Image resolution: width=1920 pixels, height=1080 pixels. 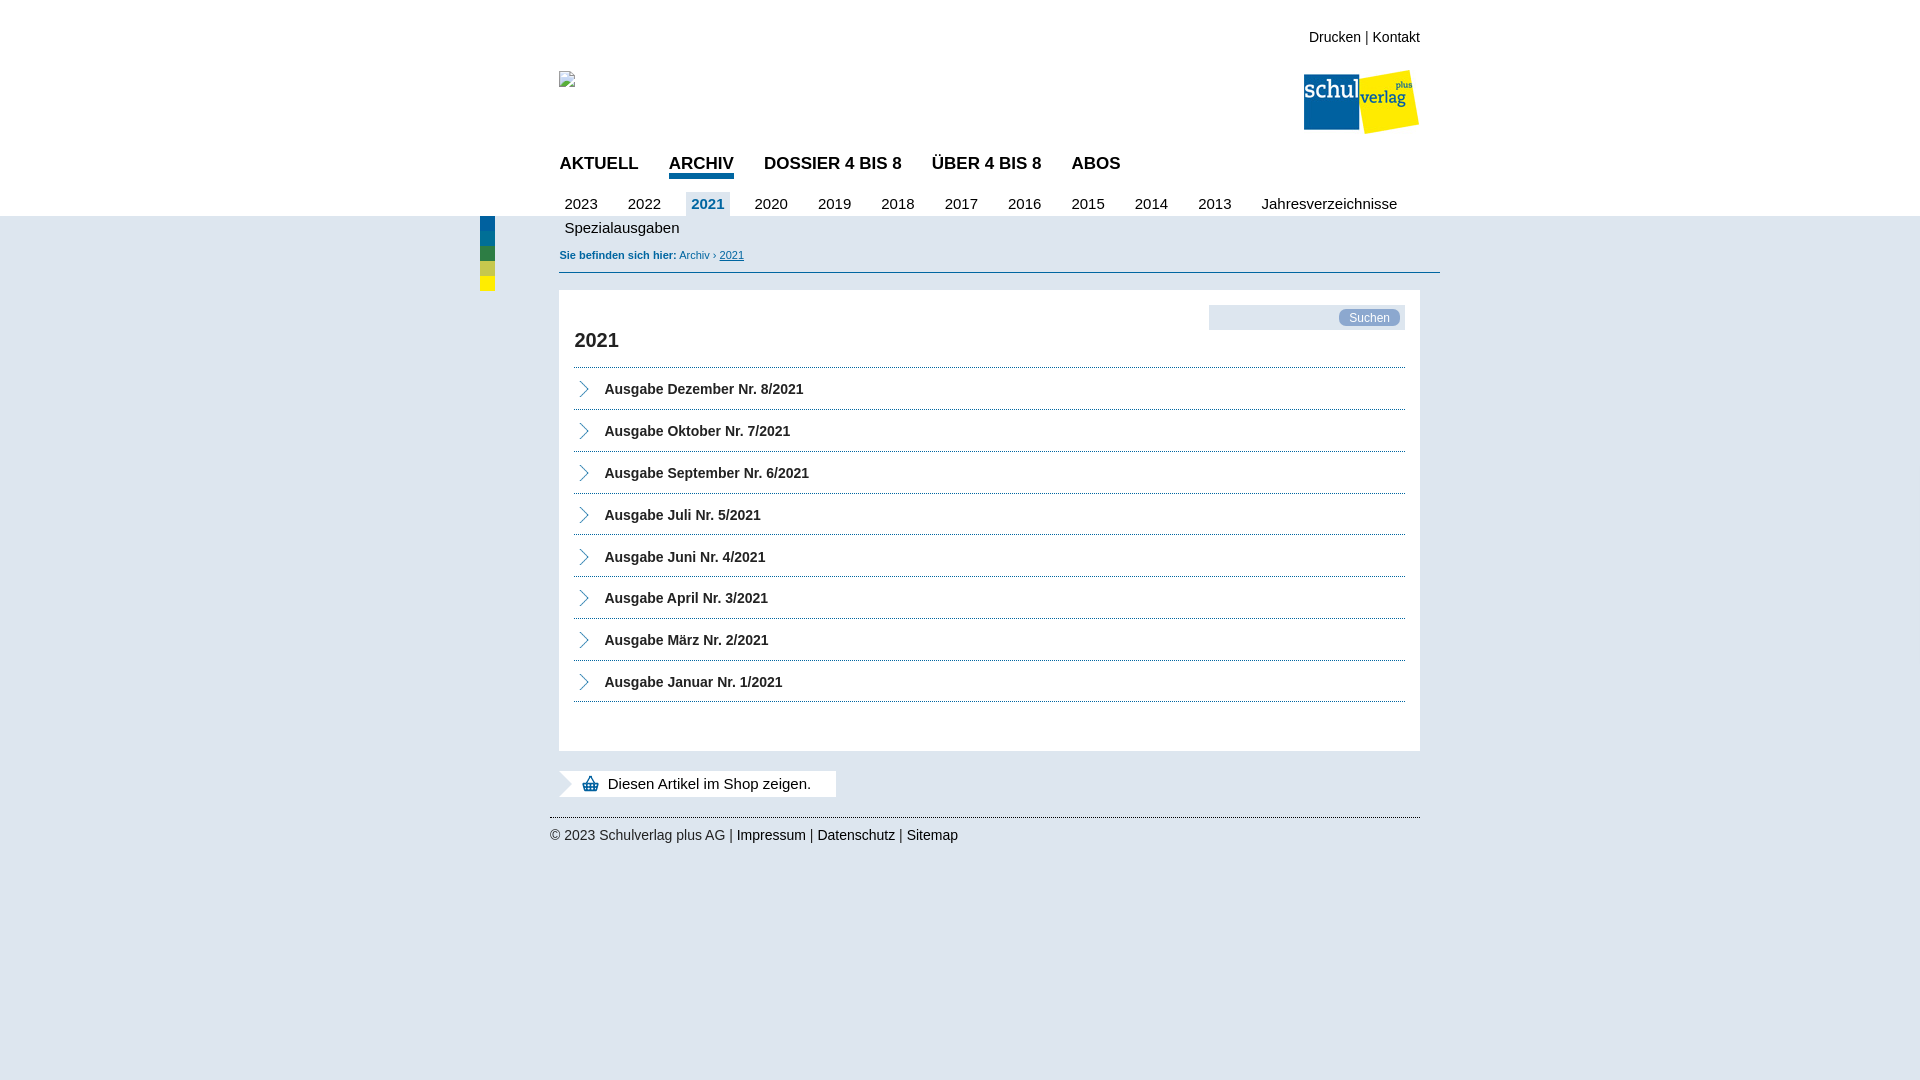 I want to click on 'Suchen', so click(x=1339, y=316).